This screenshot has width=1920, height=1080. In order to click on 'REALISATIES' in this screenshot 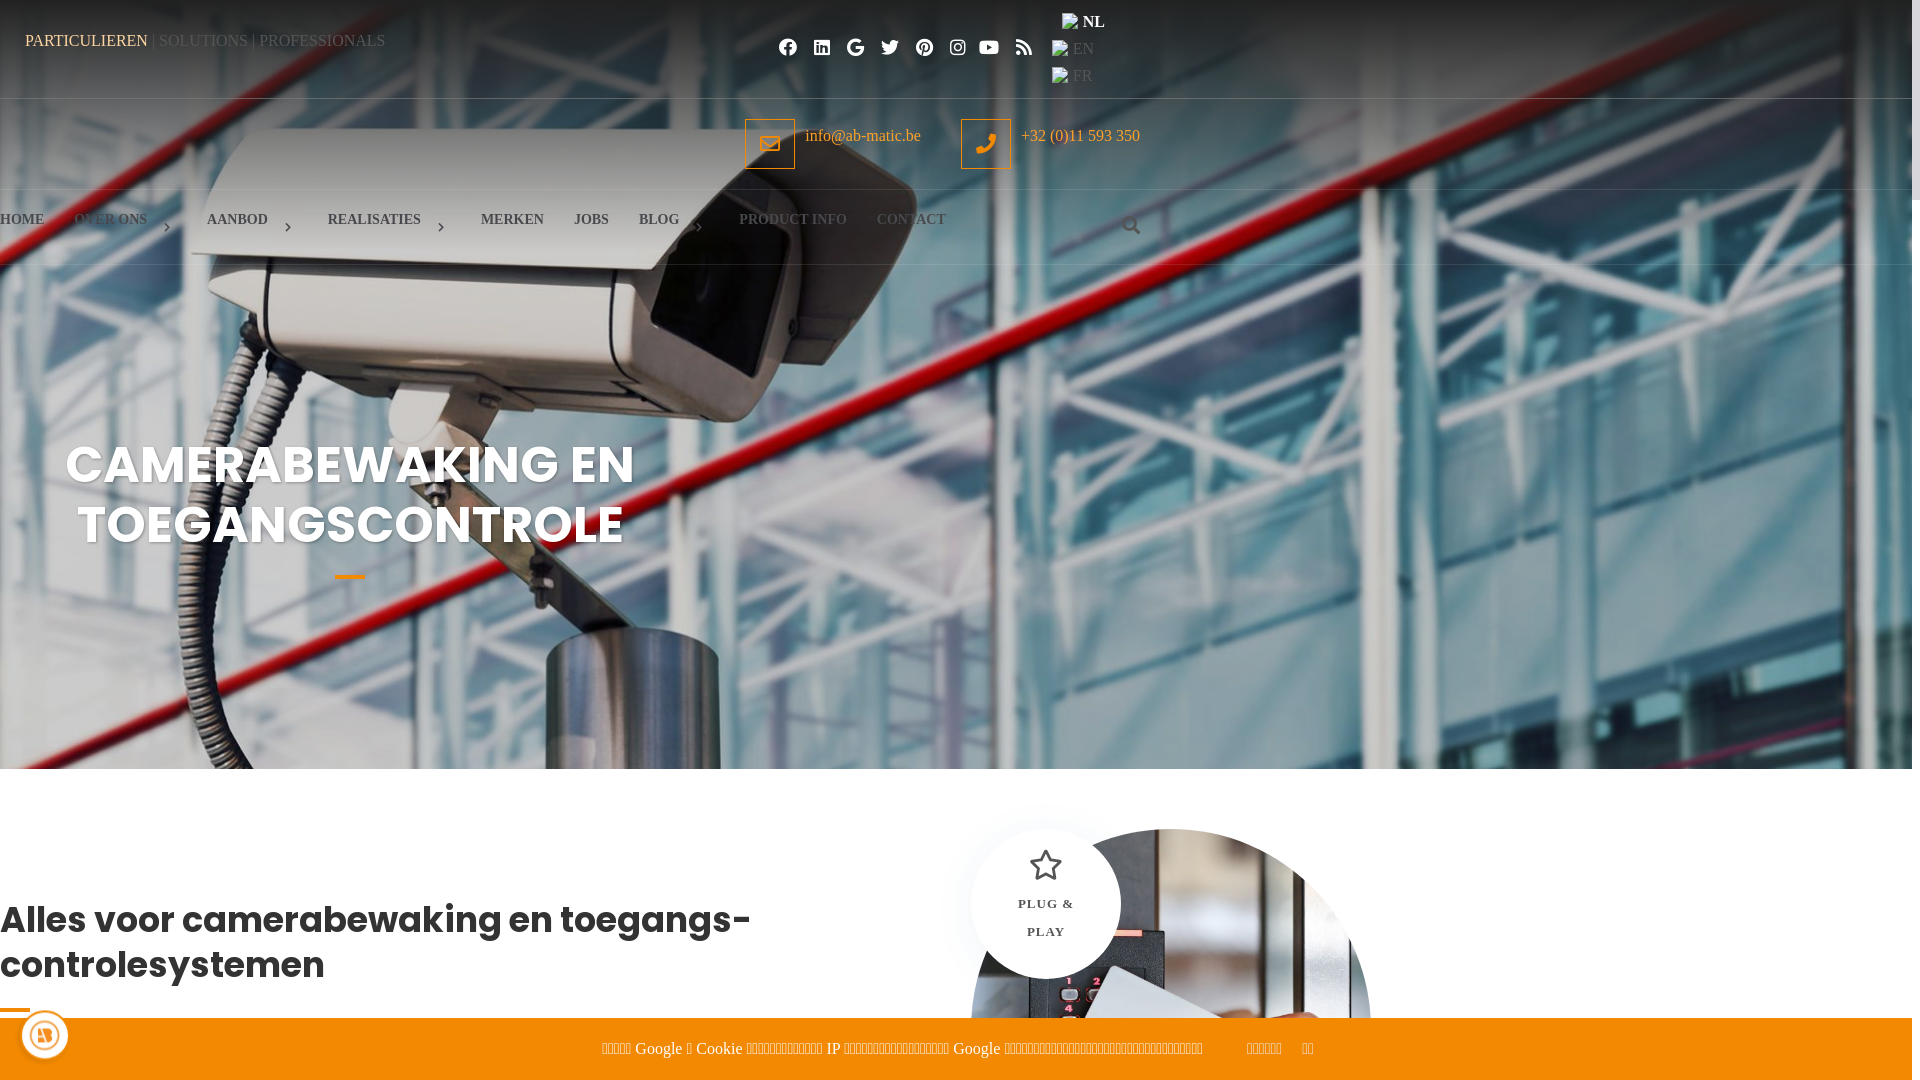, I will do `click(389, 226)`.